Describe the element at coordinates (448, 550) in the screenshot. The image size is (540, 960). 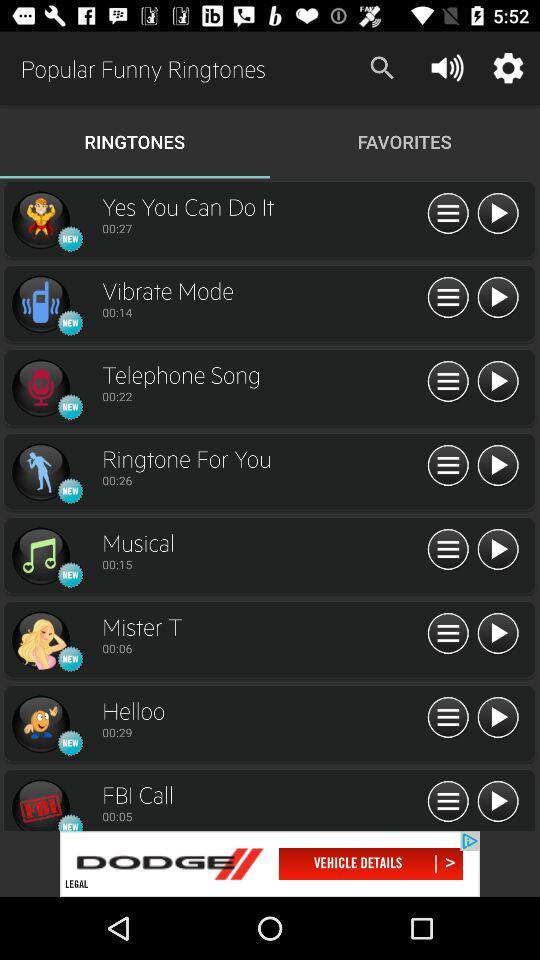
I see `button` at that location.